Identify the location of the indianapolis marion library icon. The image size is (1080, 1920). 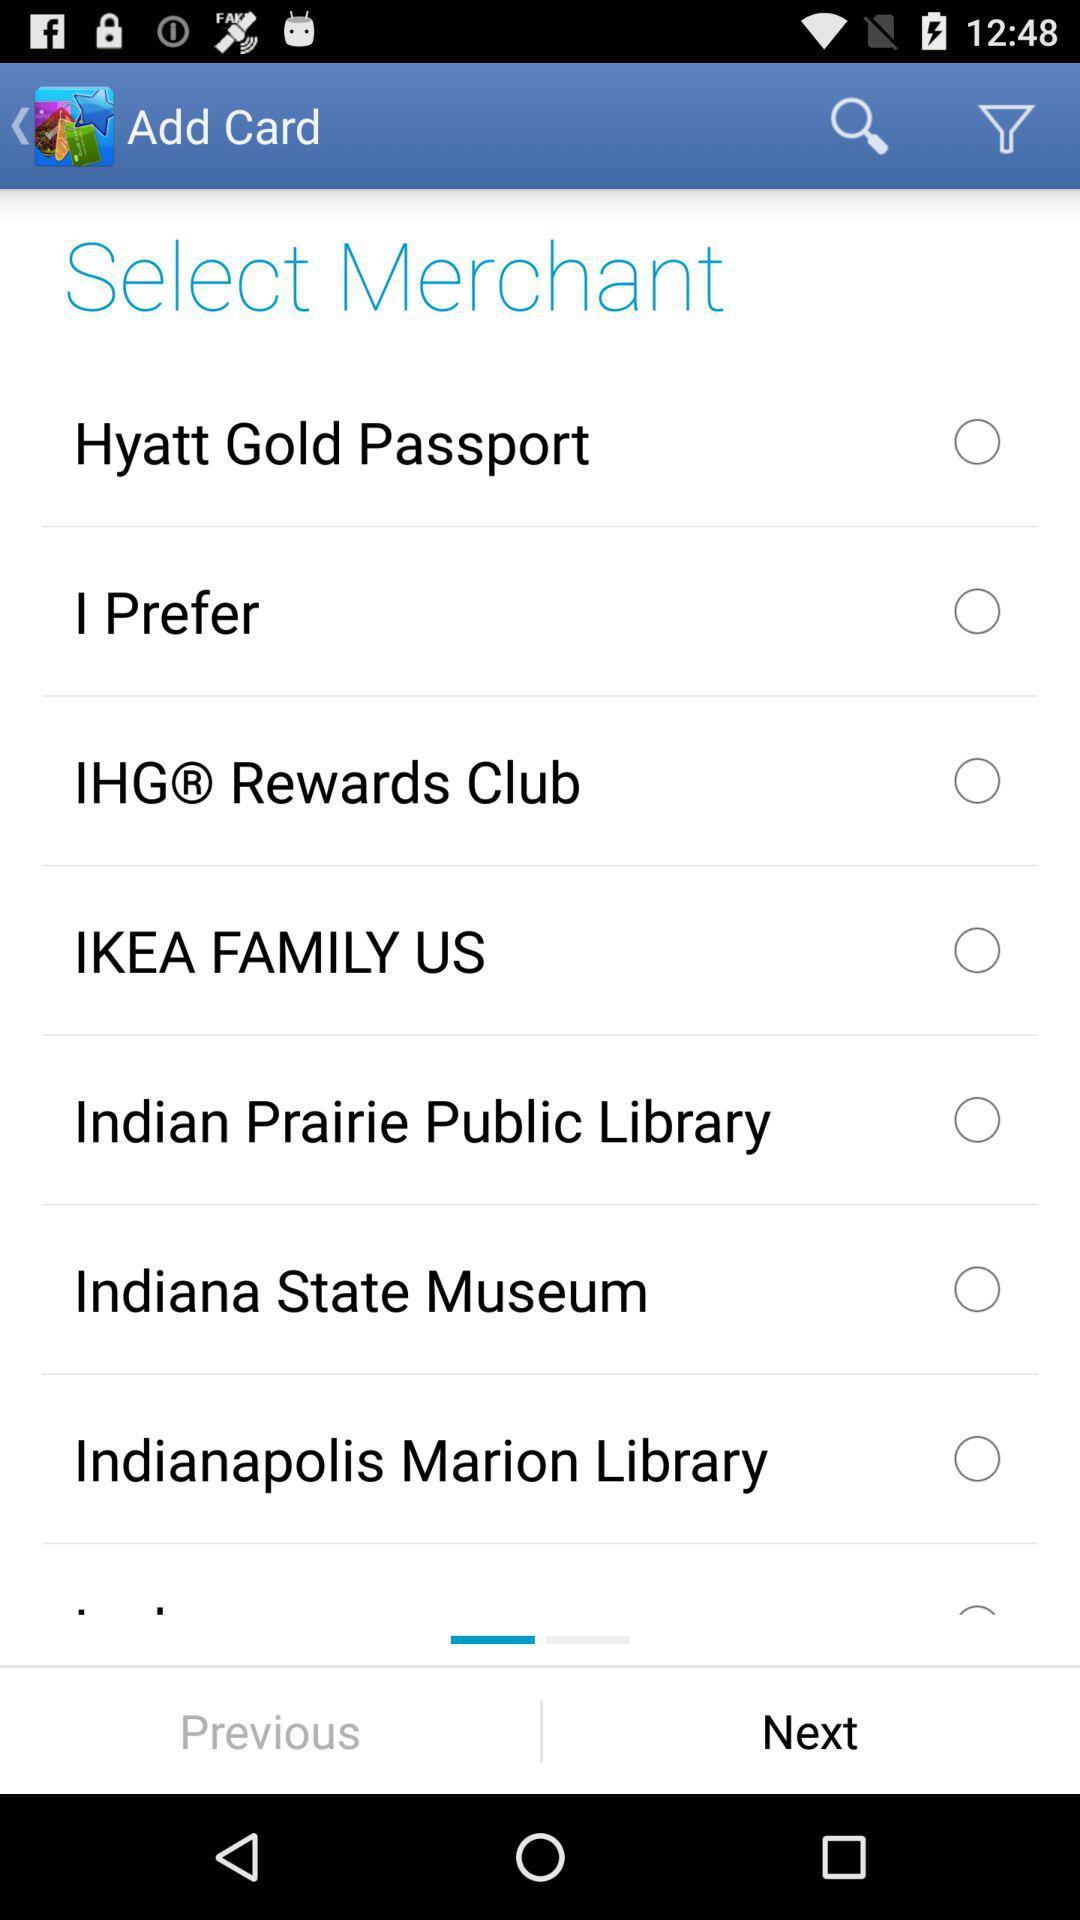
(540, 1458).